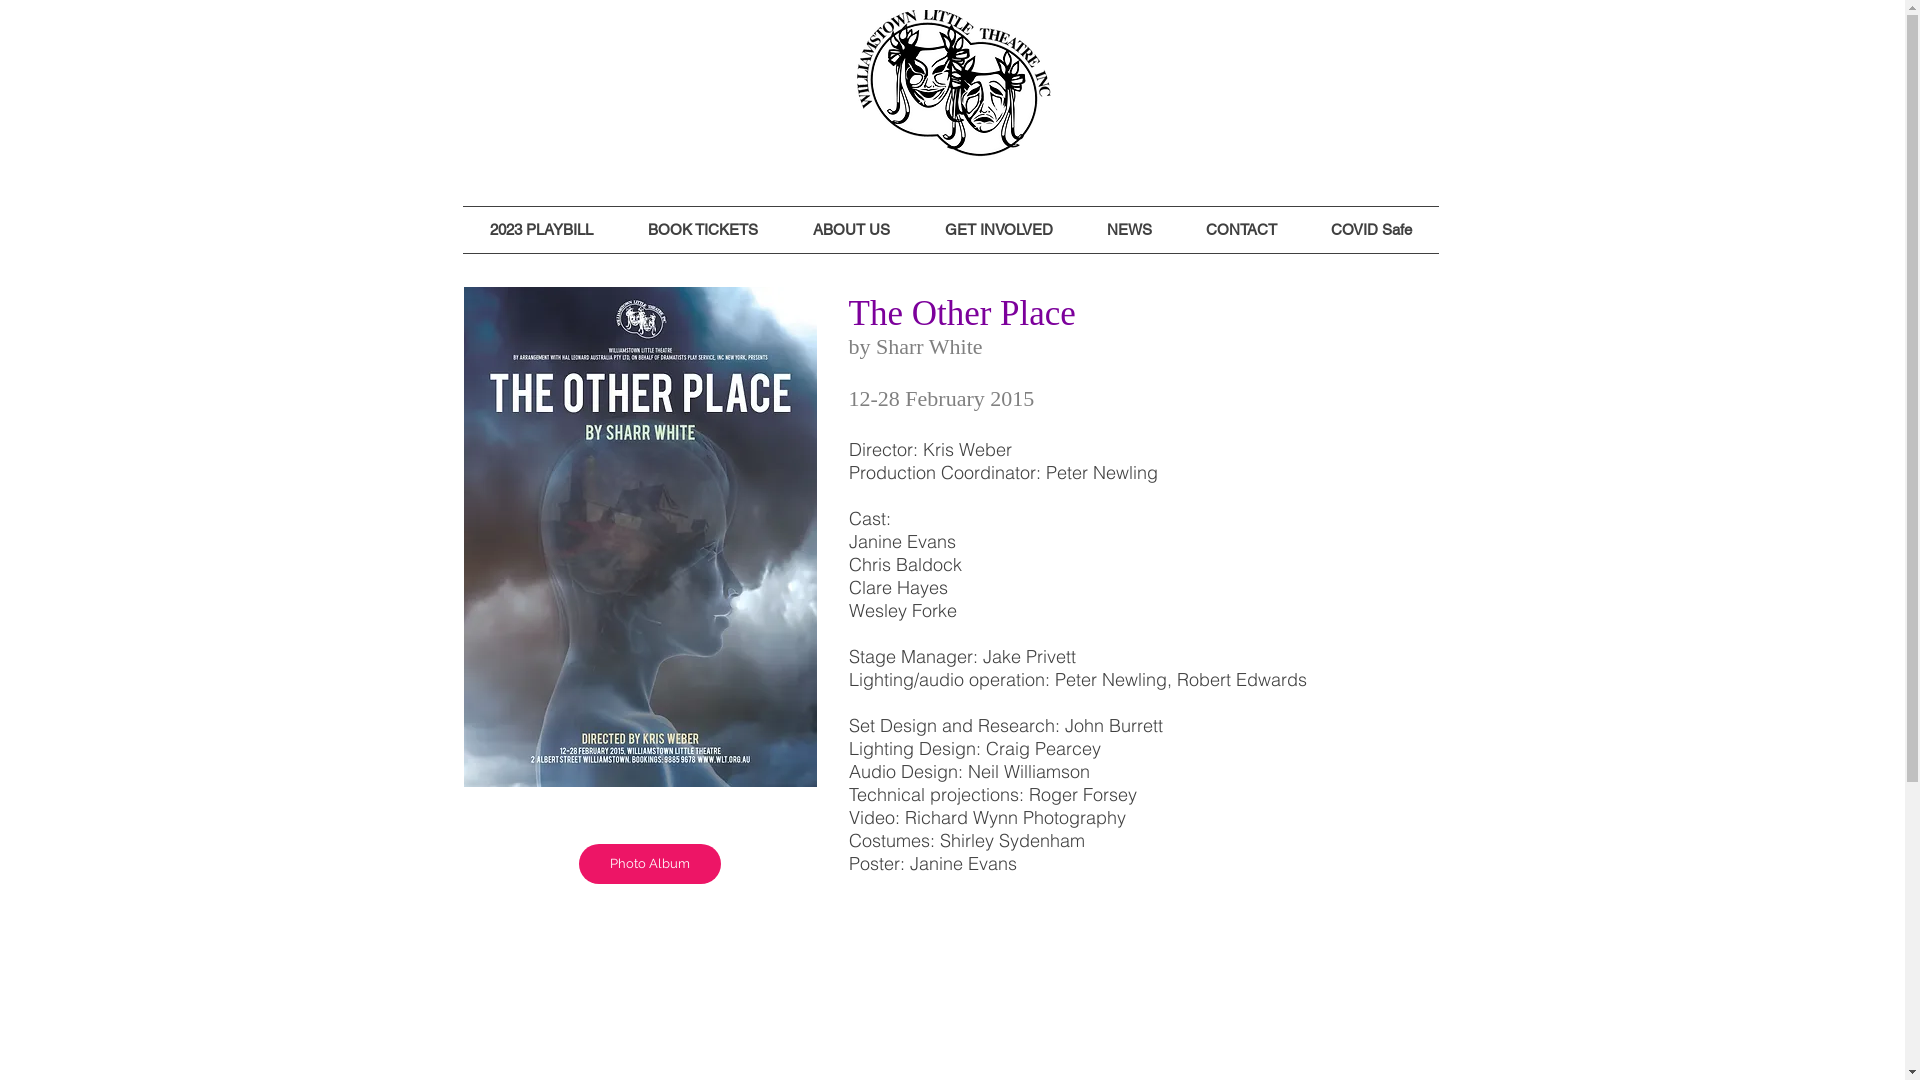 This screenshot has height=1080, width=1920. What do you see at coordinates (1370, 229) in the screenshot?
I see `'COVID Safe'` at bounding box center [1370, 229].